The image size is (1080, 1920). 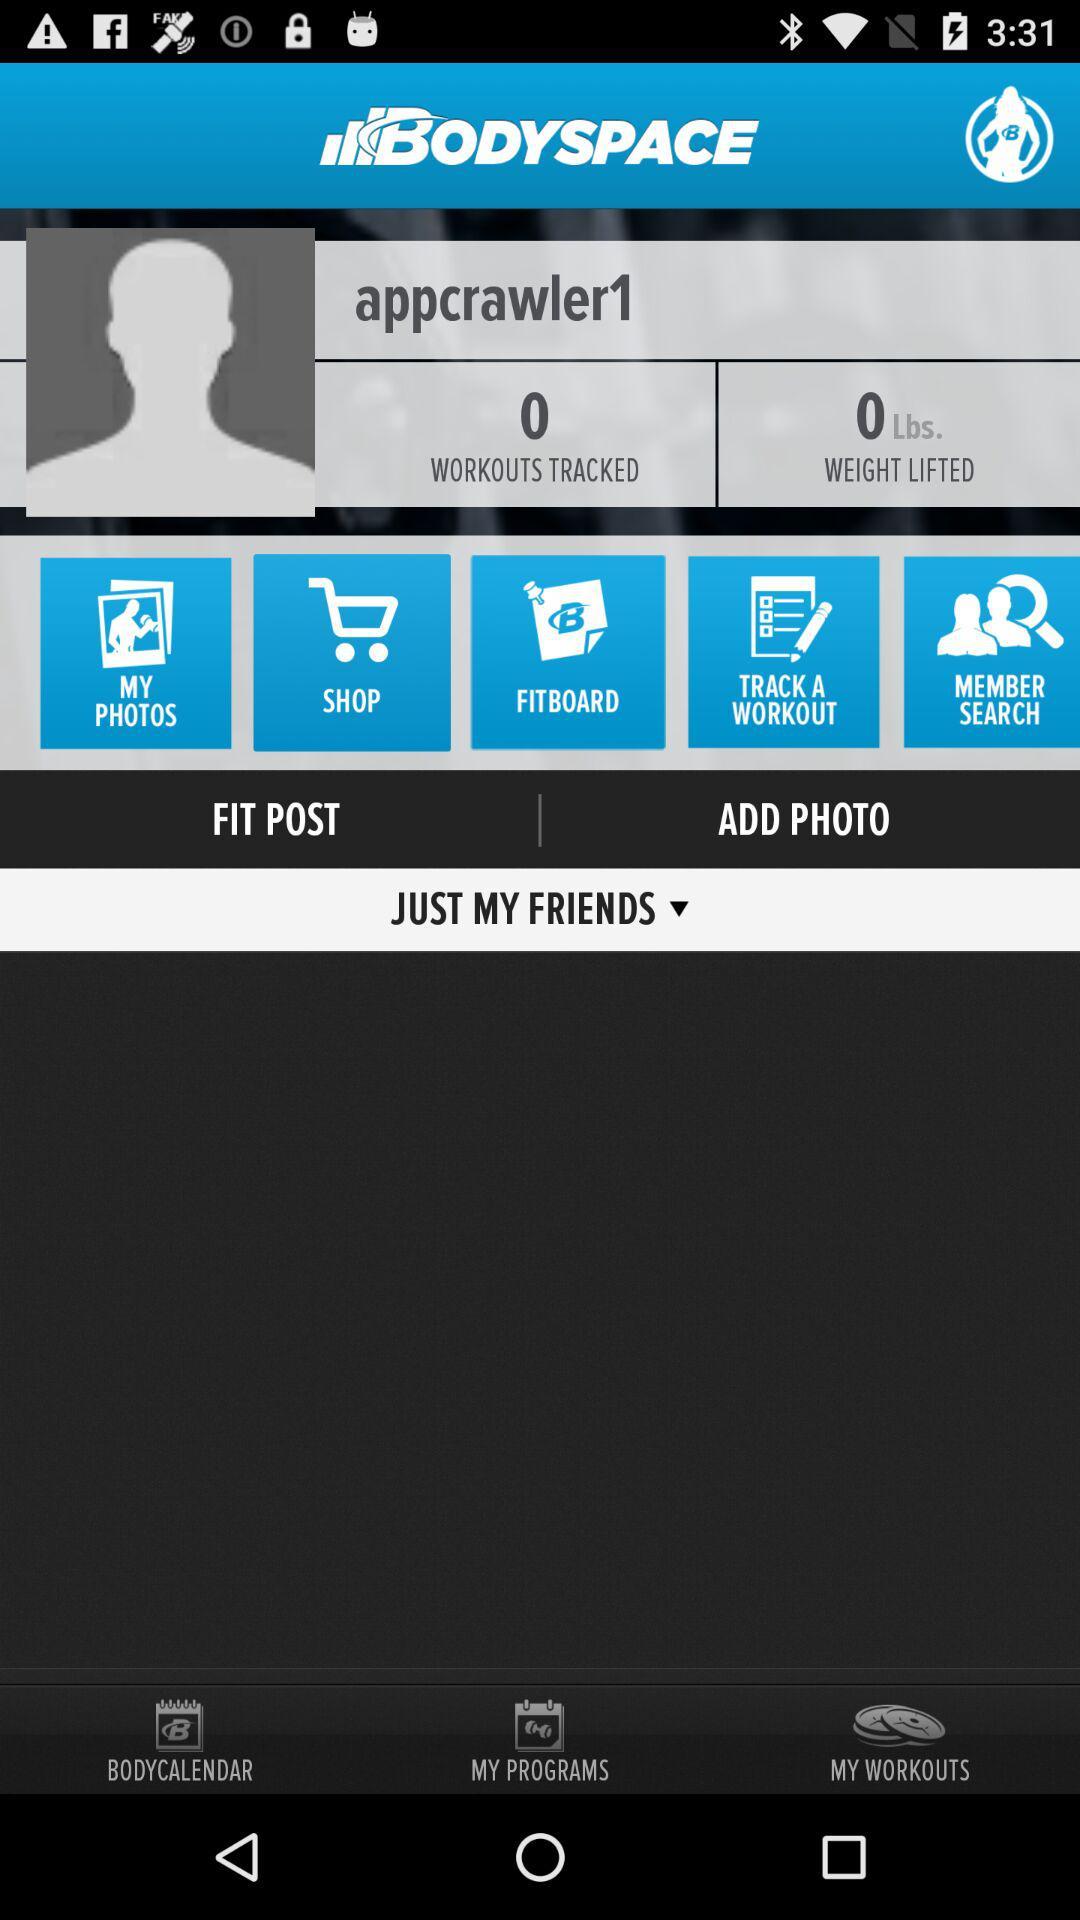 What do you see at coordinates (898, 469) in the screenshot?
I see `the icon to the right of the 0` at bounding box center [898, 469].